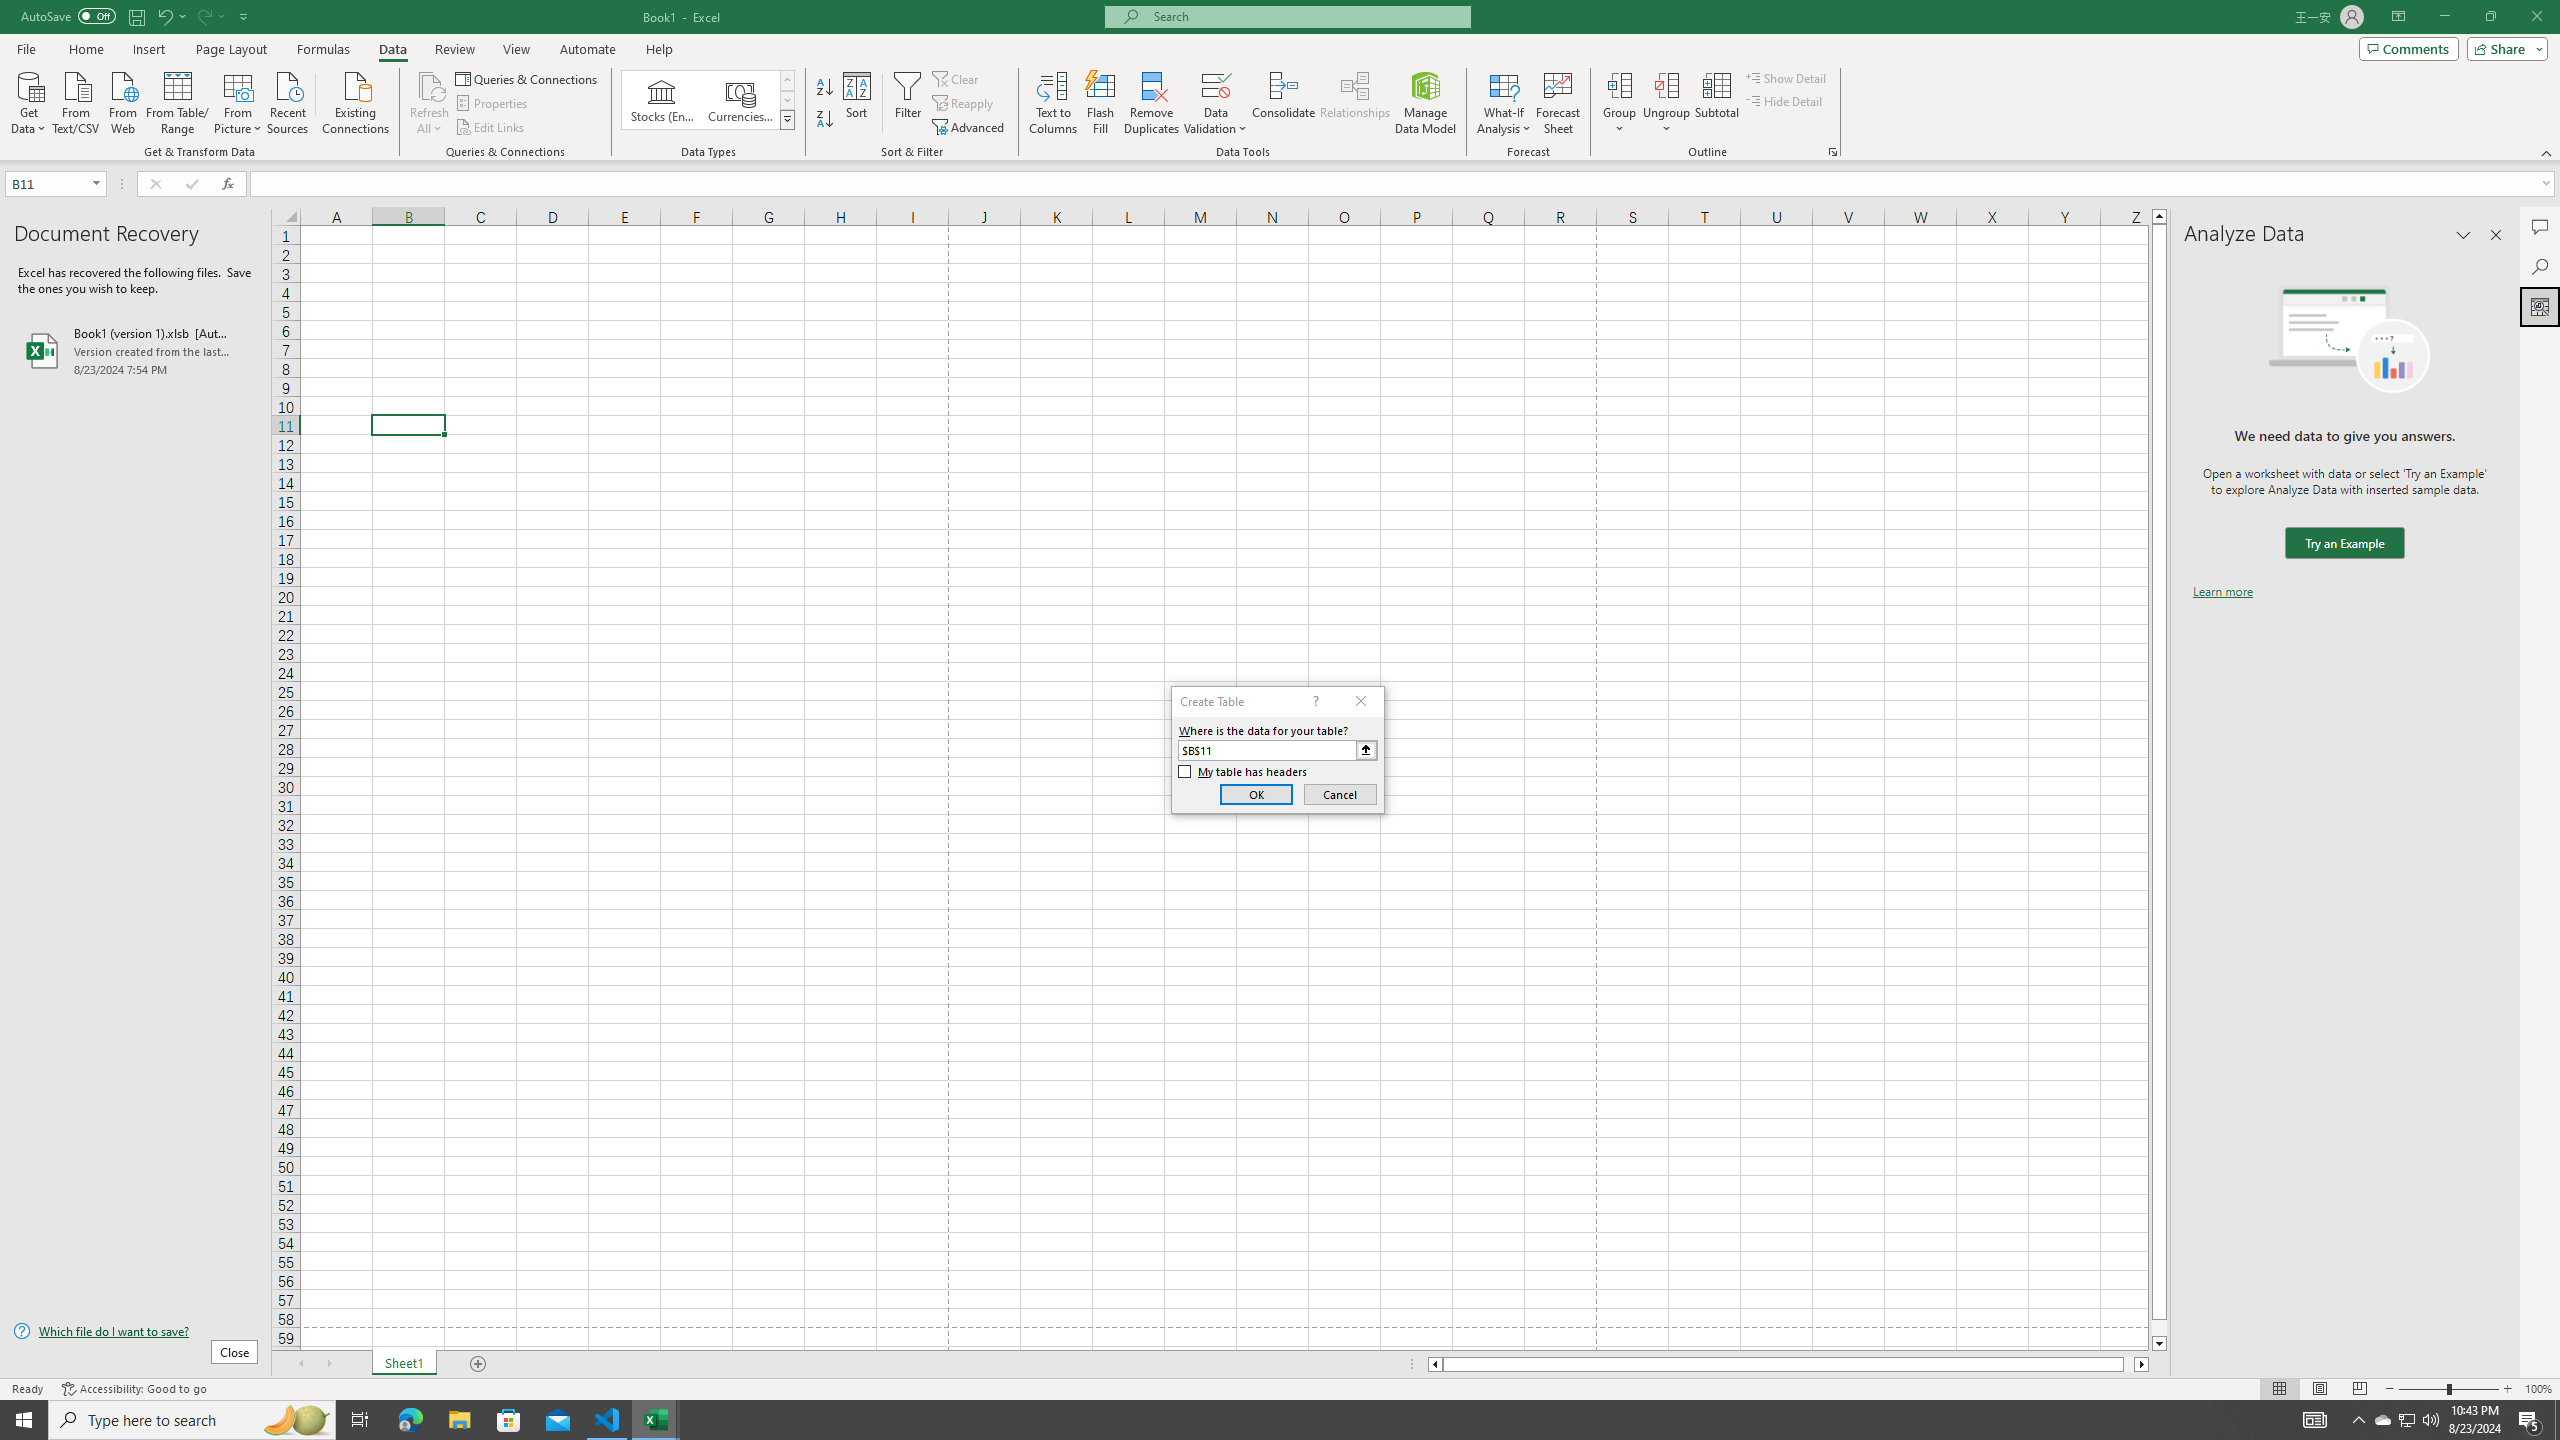 The height and width of the screenshot is (1440, 2560). I want to click on 'What-If Analysis', so click(1504, 103).